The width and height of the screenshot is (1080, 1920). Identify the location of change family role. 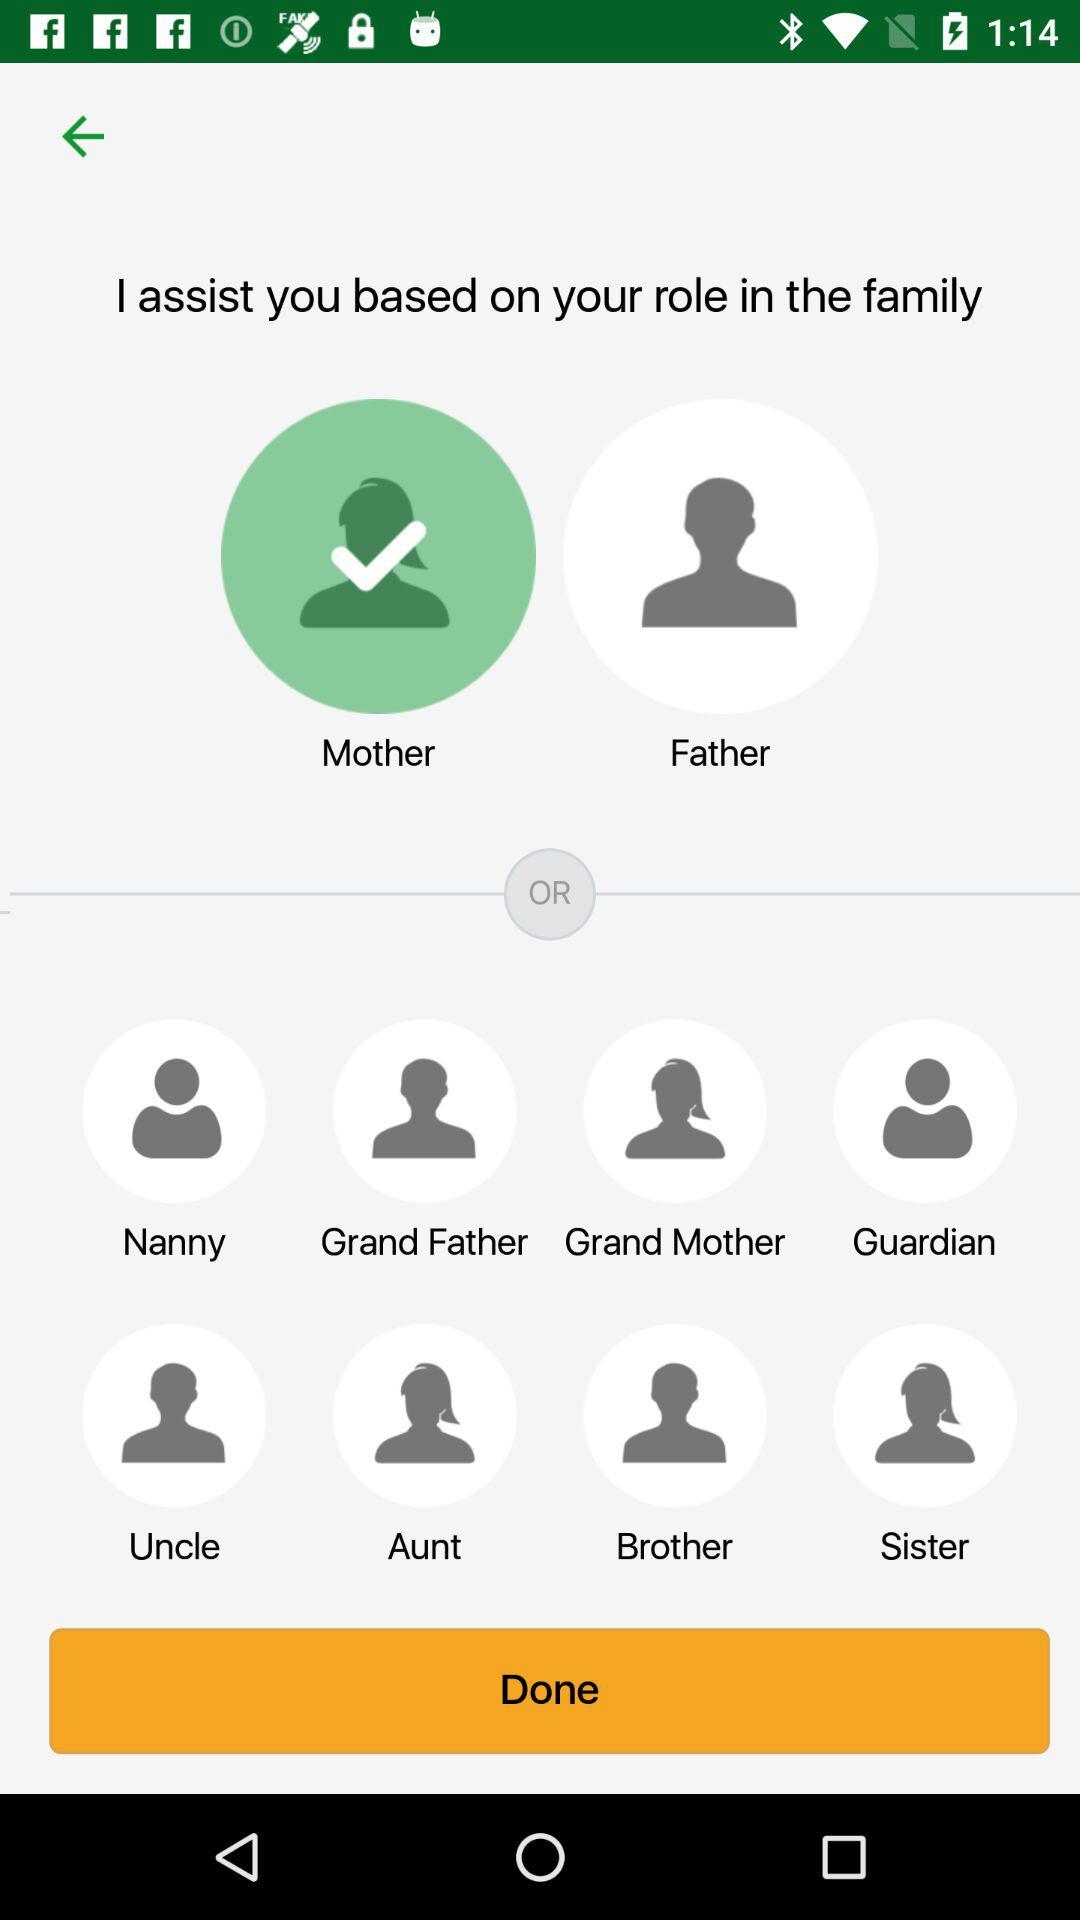
(163, 1414).